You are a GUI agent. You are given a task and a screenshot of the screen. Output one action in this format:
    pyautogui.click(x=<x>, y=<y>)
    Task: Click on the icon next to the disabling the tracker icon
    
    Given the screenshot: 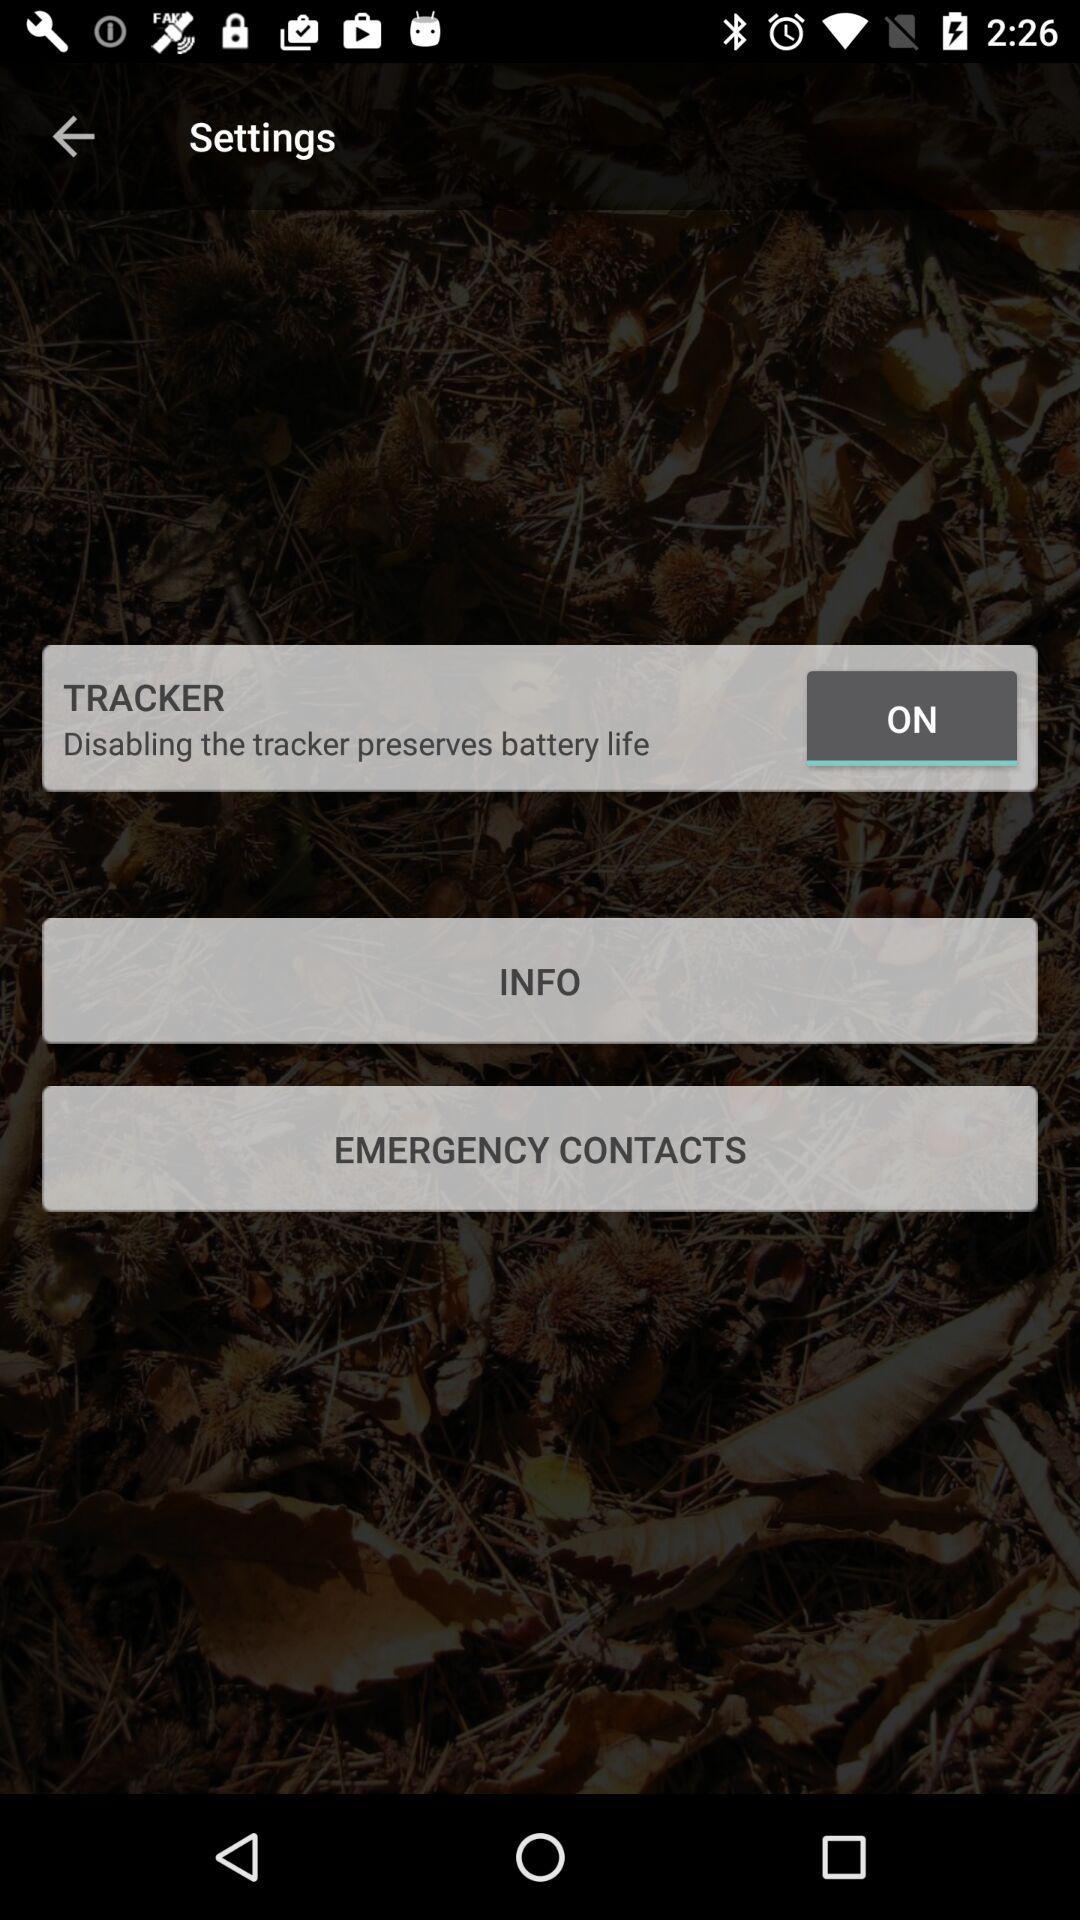 What is the action you would take?
    pyautogui.click(x=911, y=718)
    